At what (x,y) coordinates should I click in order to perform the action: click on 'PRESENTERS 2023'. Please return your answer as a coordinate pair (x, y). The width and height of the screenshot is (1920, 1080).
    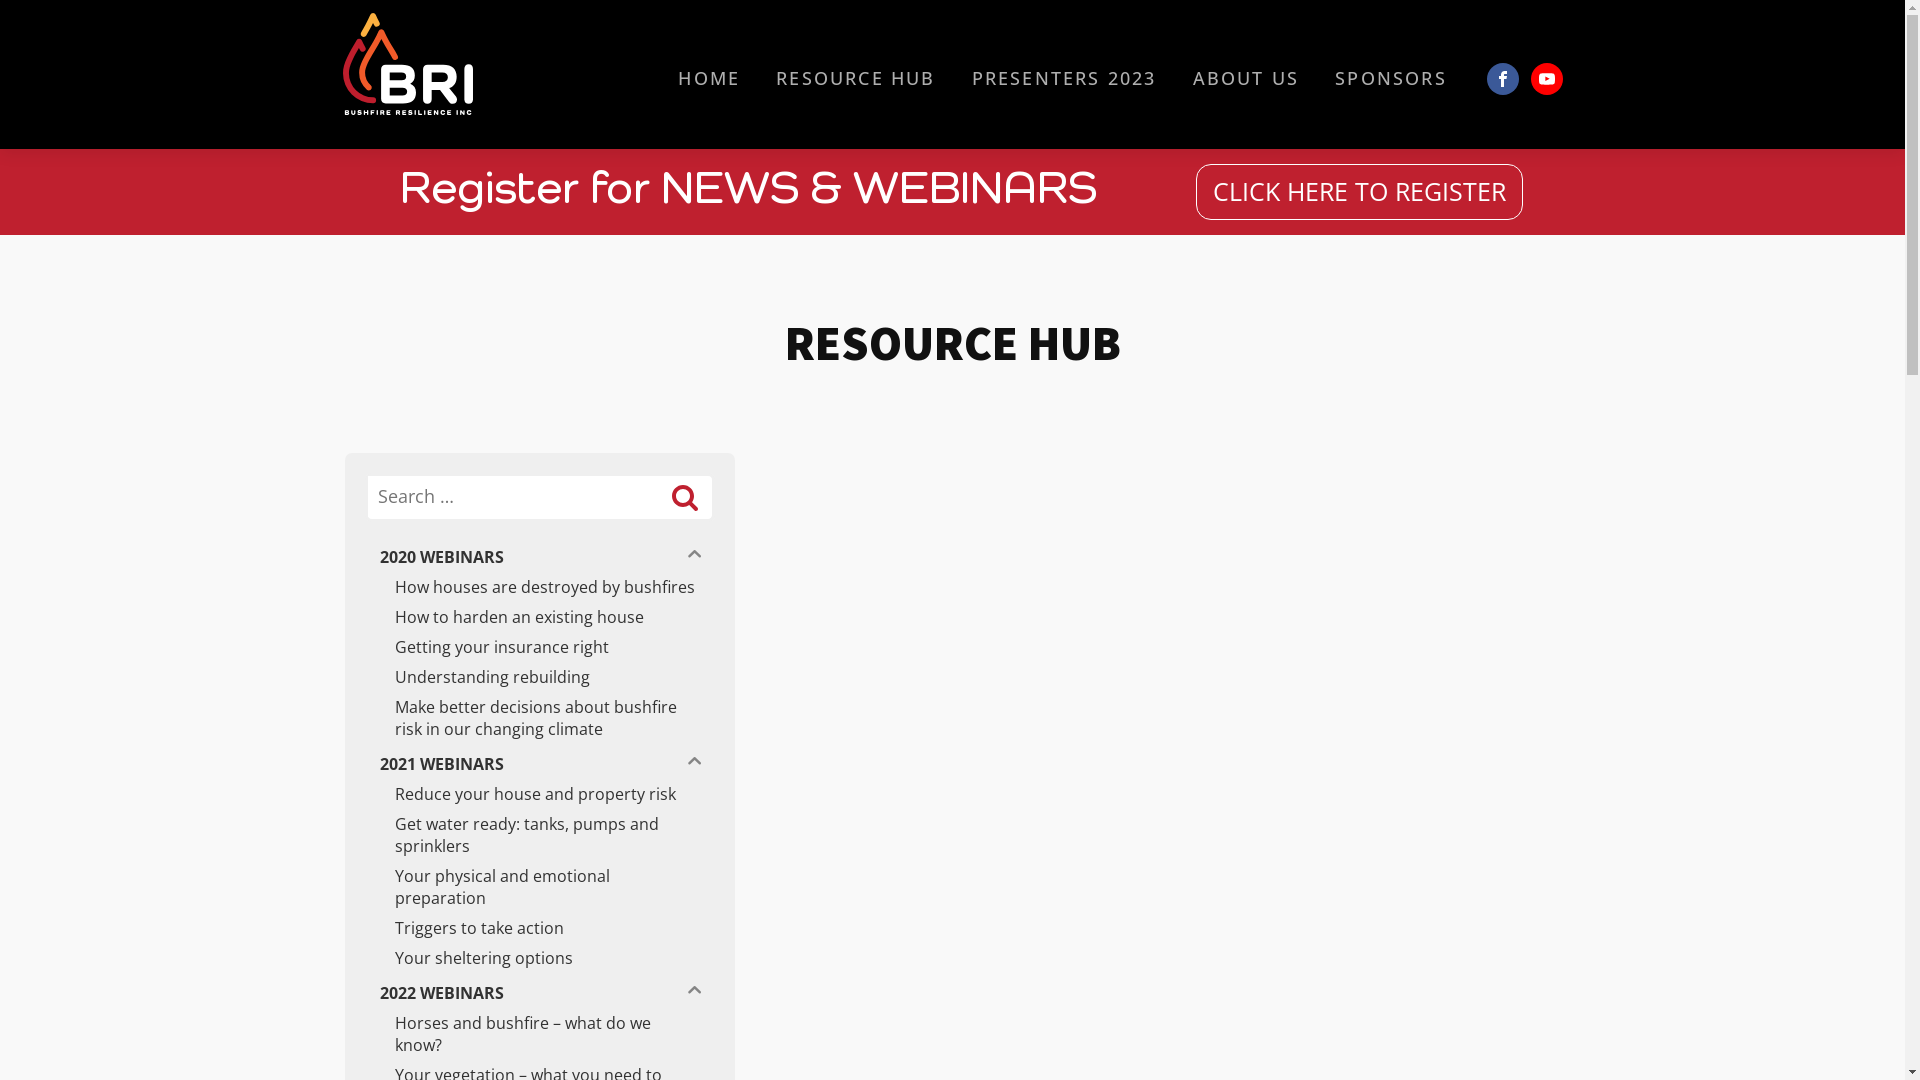
    Looking at the image, I should click on (1063, 77).